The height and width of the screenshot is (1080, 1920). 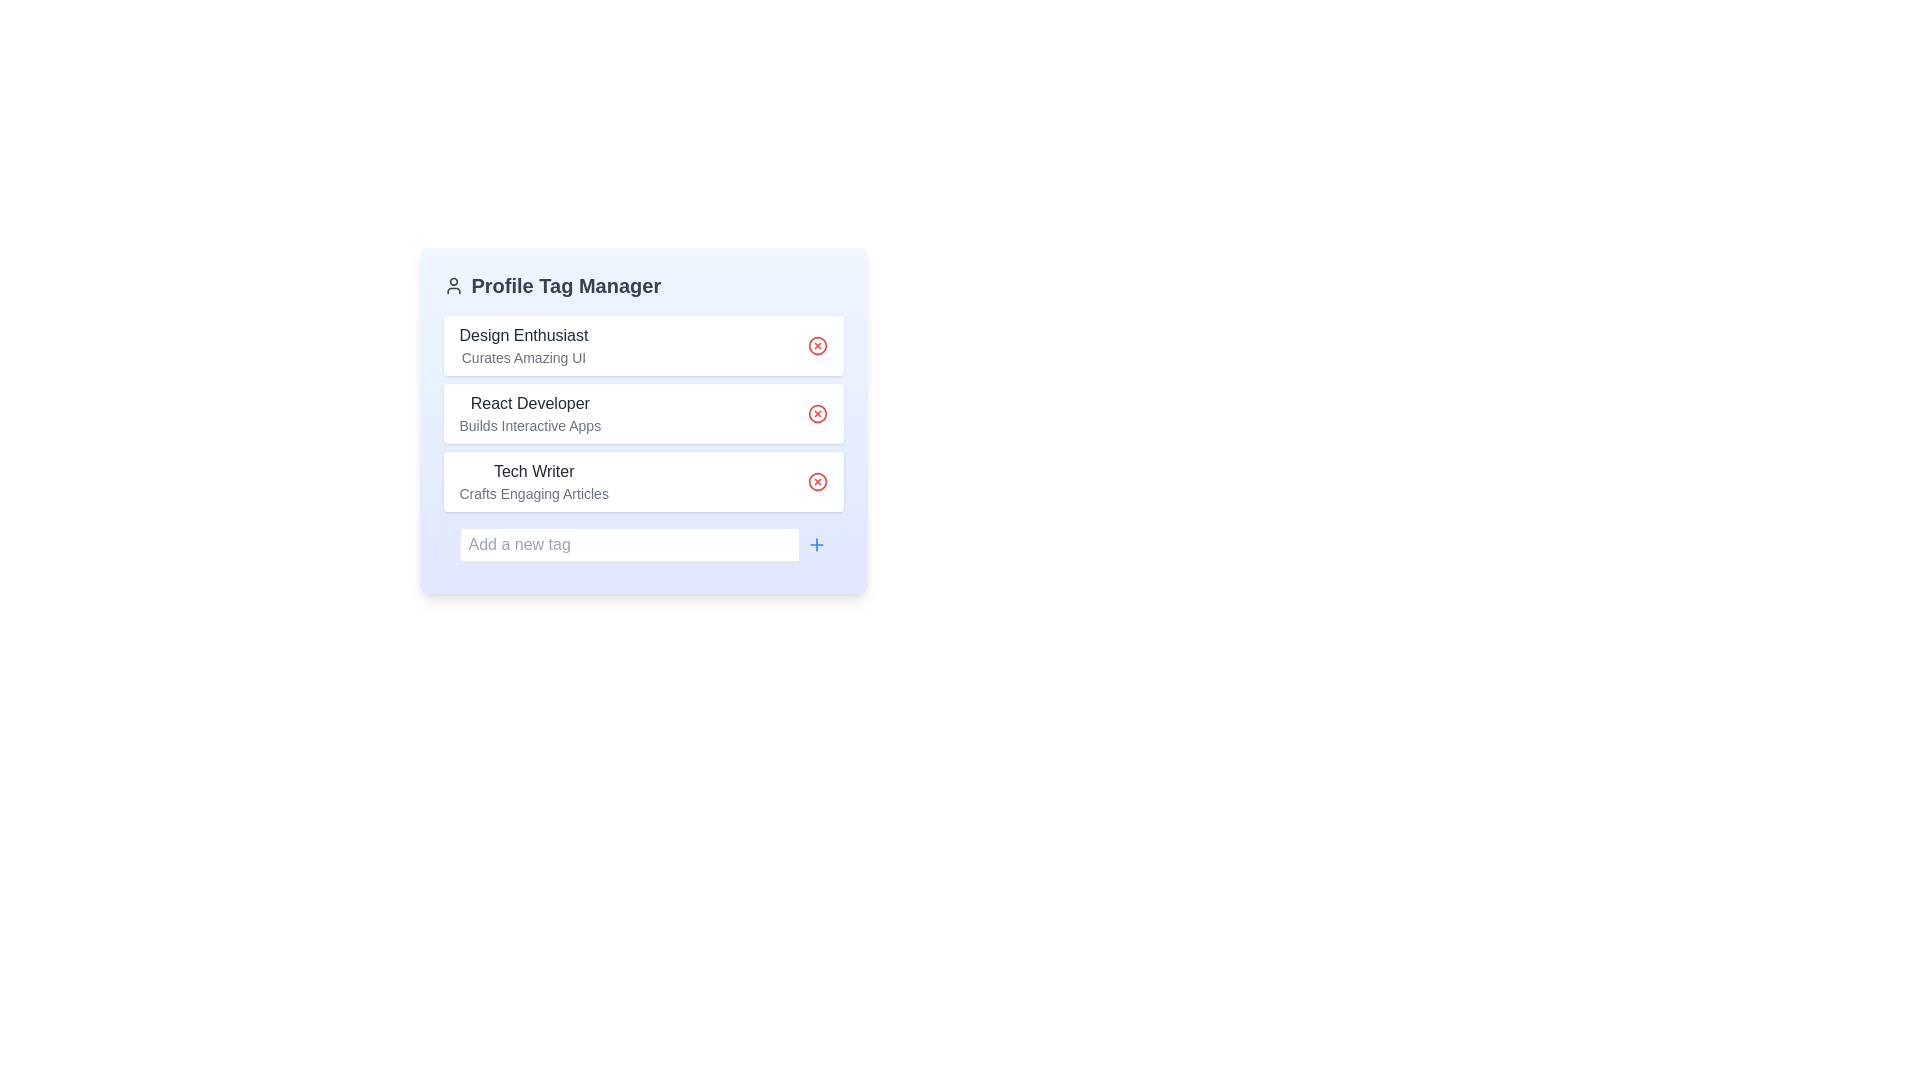 I want to click on the input field and interact with the placeholder text 'Add a new tag', so click(x=628, y=544).